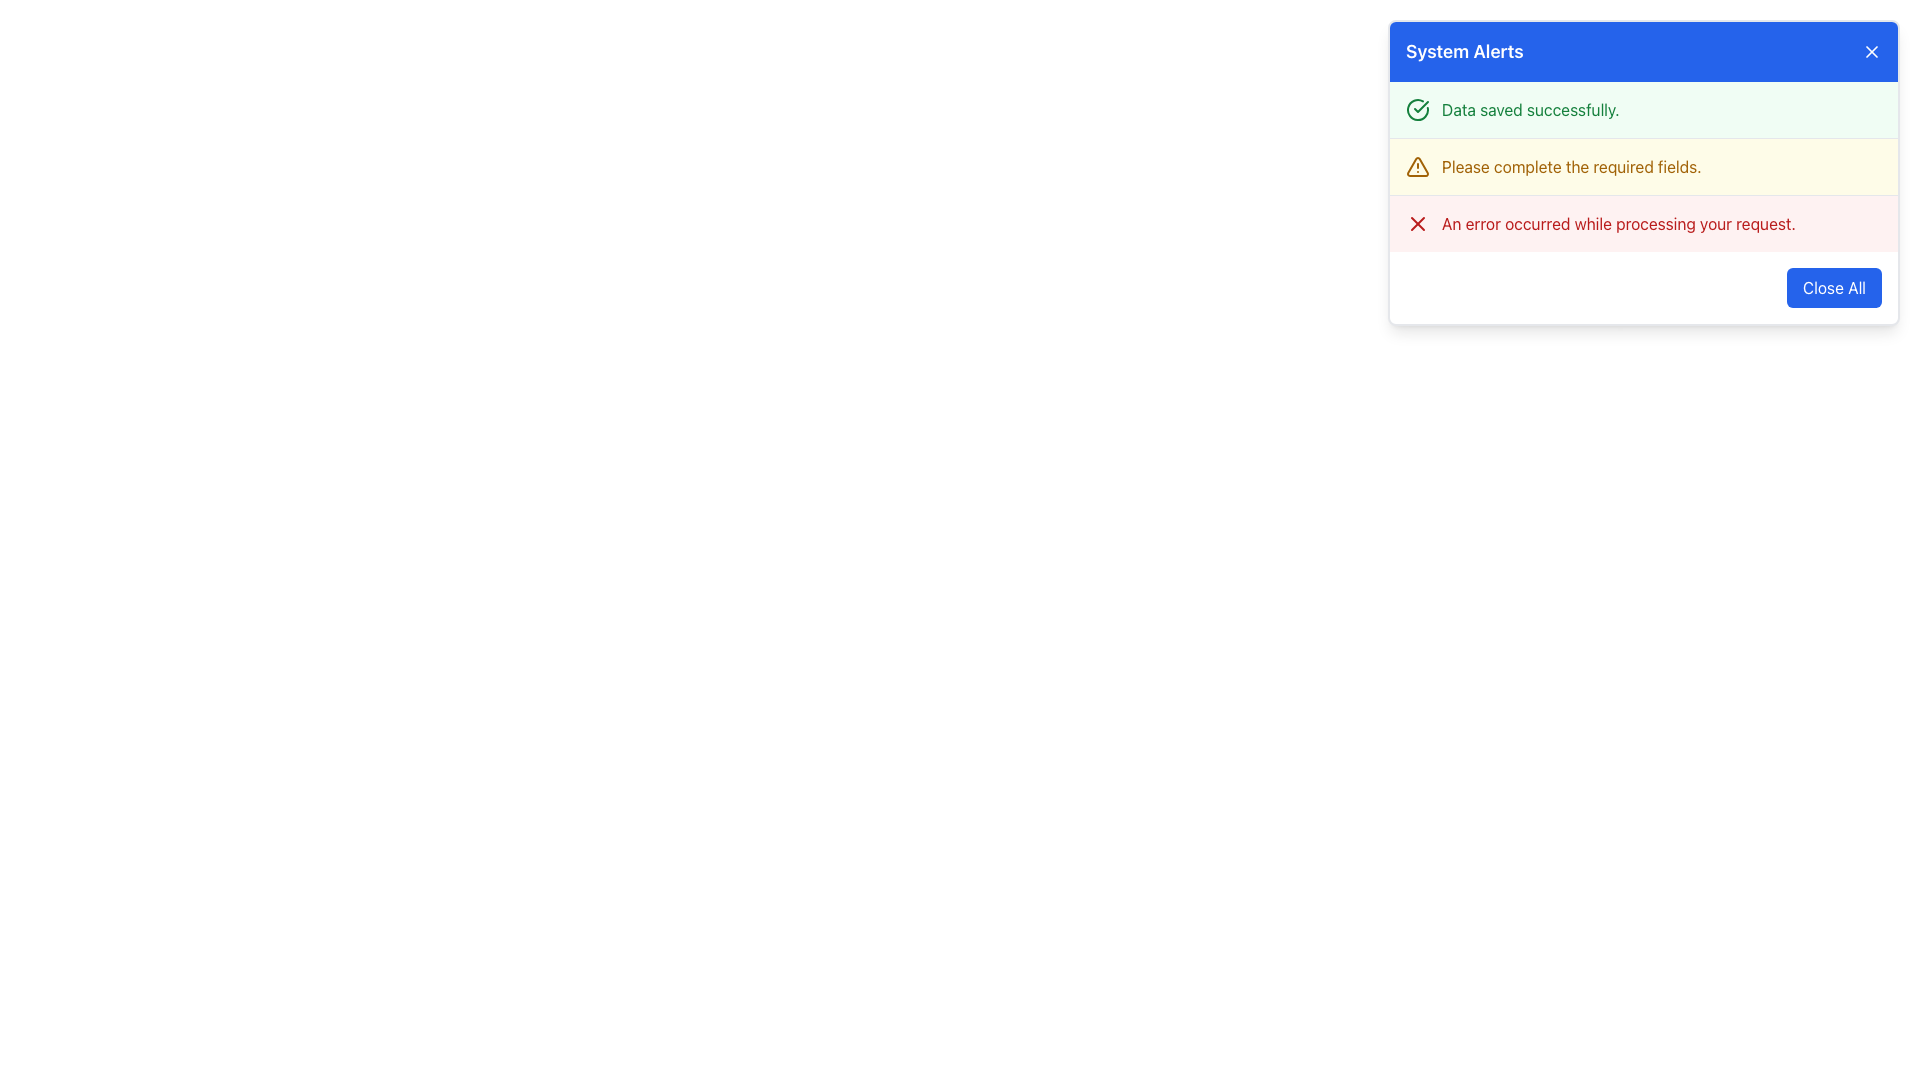  I want to click on the presence of an error by clicking on the third notification alert, which displays an error message, so click(1643, 223).